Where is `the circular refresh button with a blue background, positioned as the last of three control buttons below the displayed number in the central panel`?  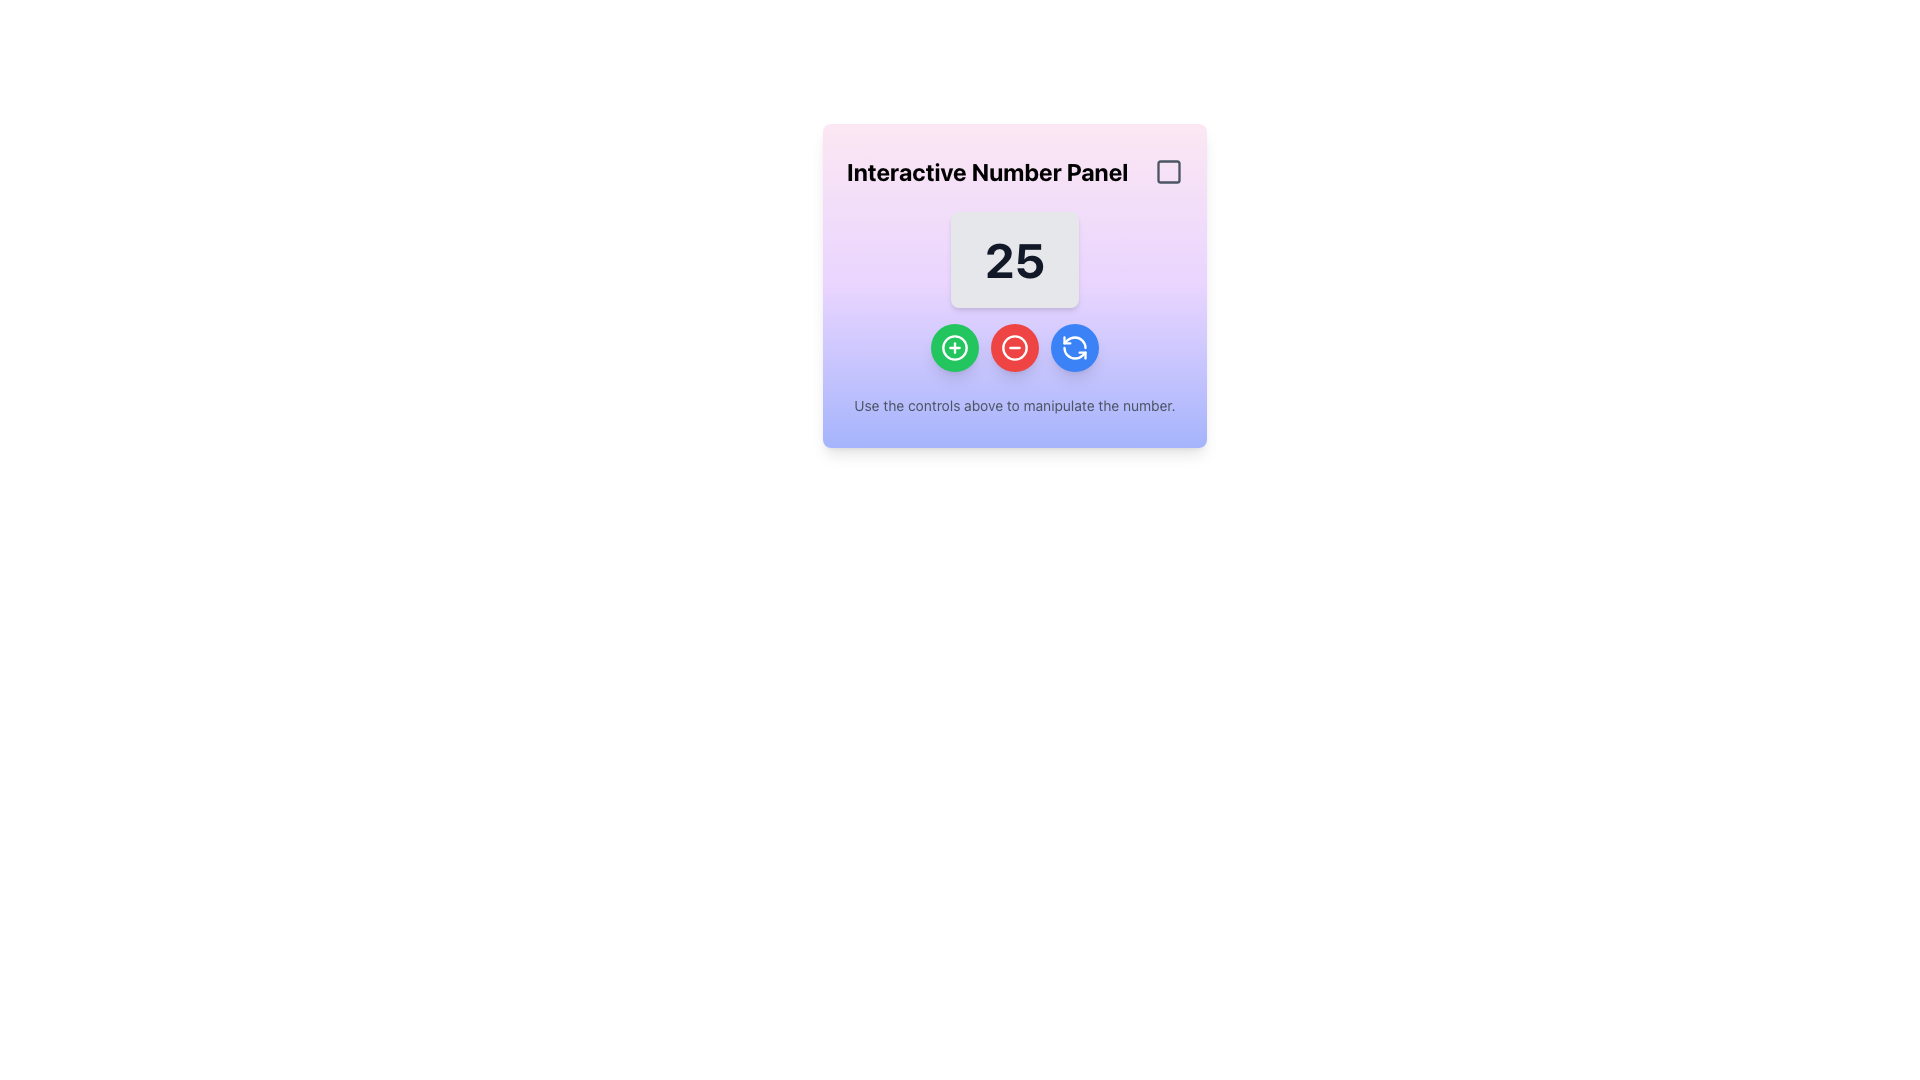
the circular refresh button with a blue background, positioned as the last of three control buttons below the displayed number in the central panel is located at coordinates (1074, 346).